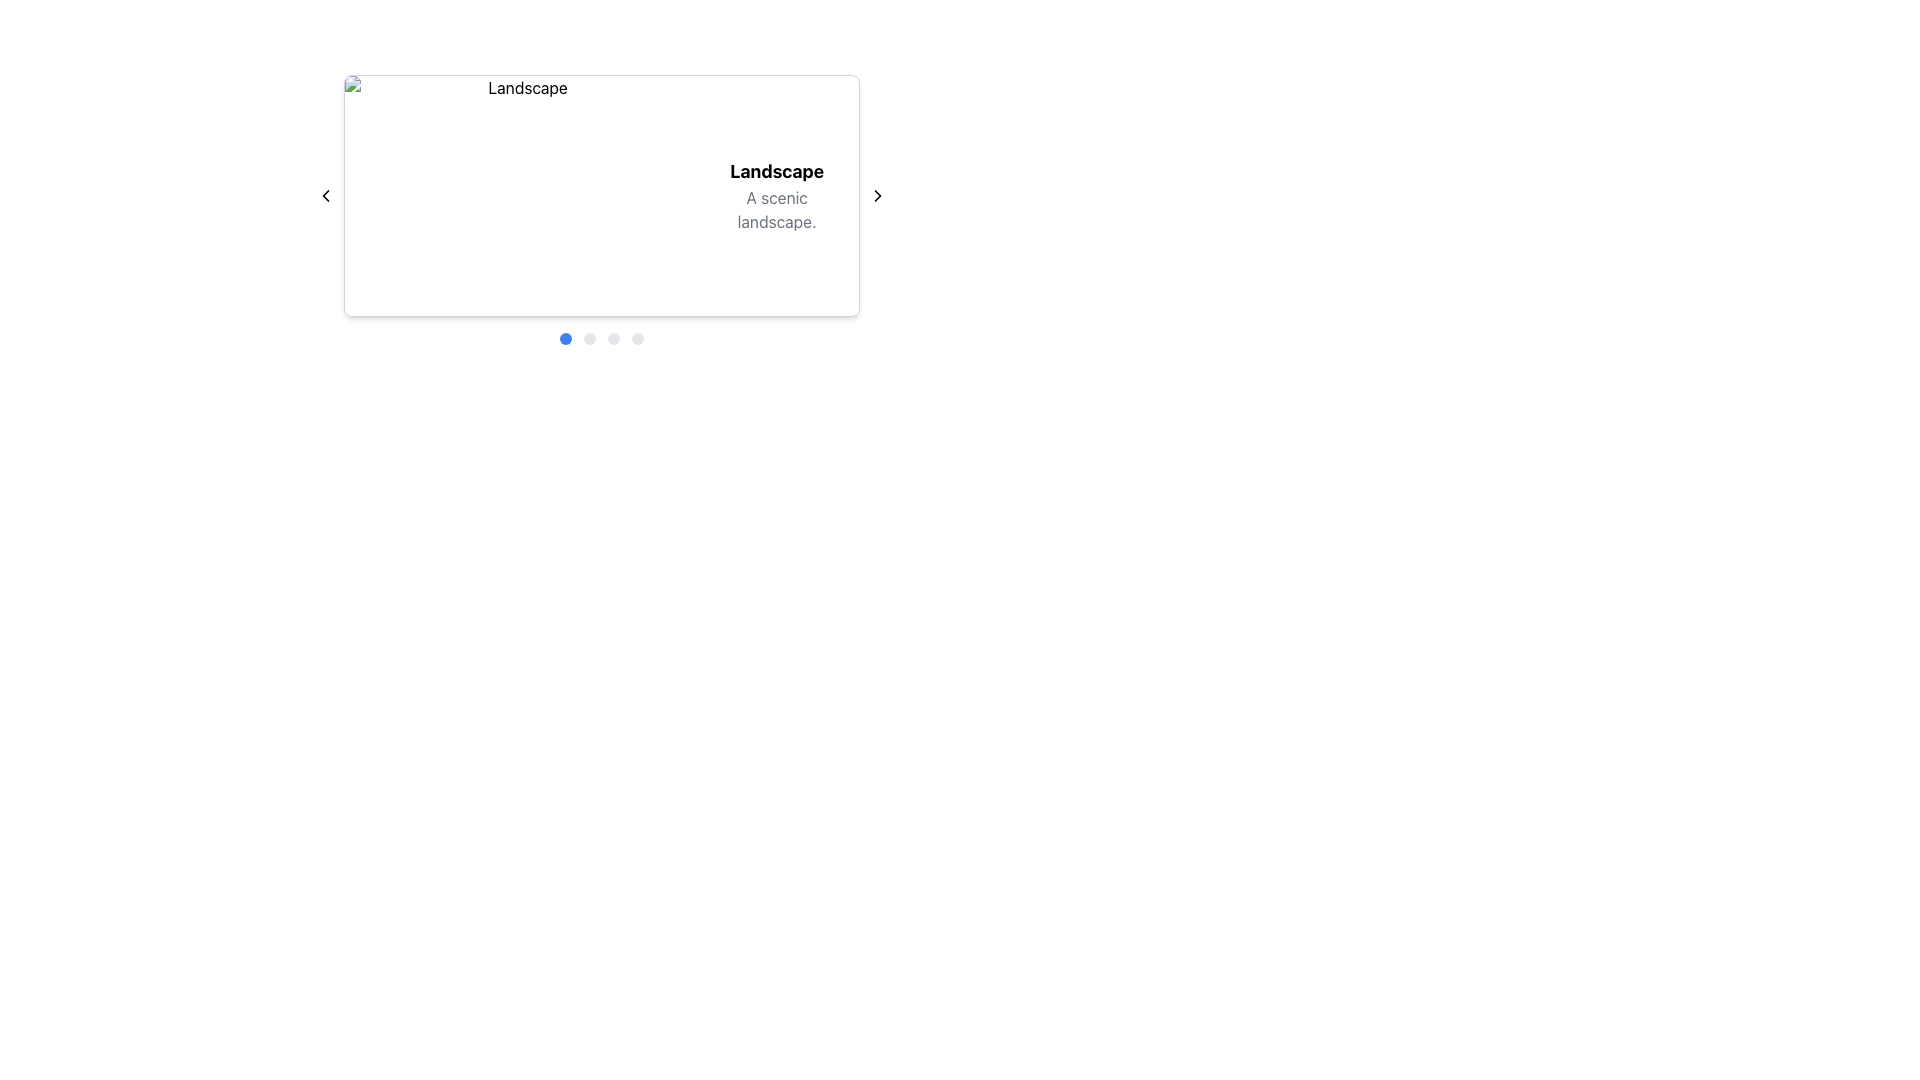 This screenshot has width=1920, height=1080. Describe the element at coordinates (776, 209) in the screenshot. I see `the static text element that provides an explanatory caption for the title 'Landscape', located below the title in the upper right region of the card layout` at that location.